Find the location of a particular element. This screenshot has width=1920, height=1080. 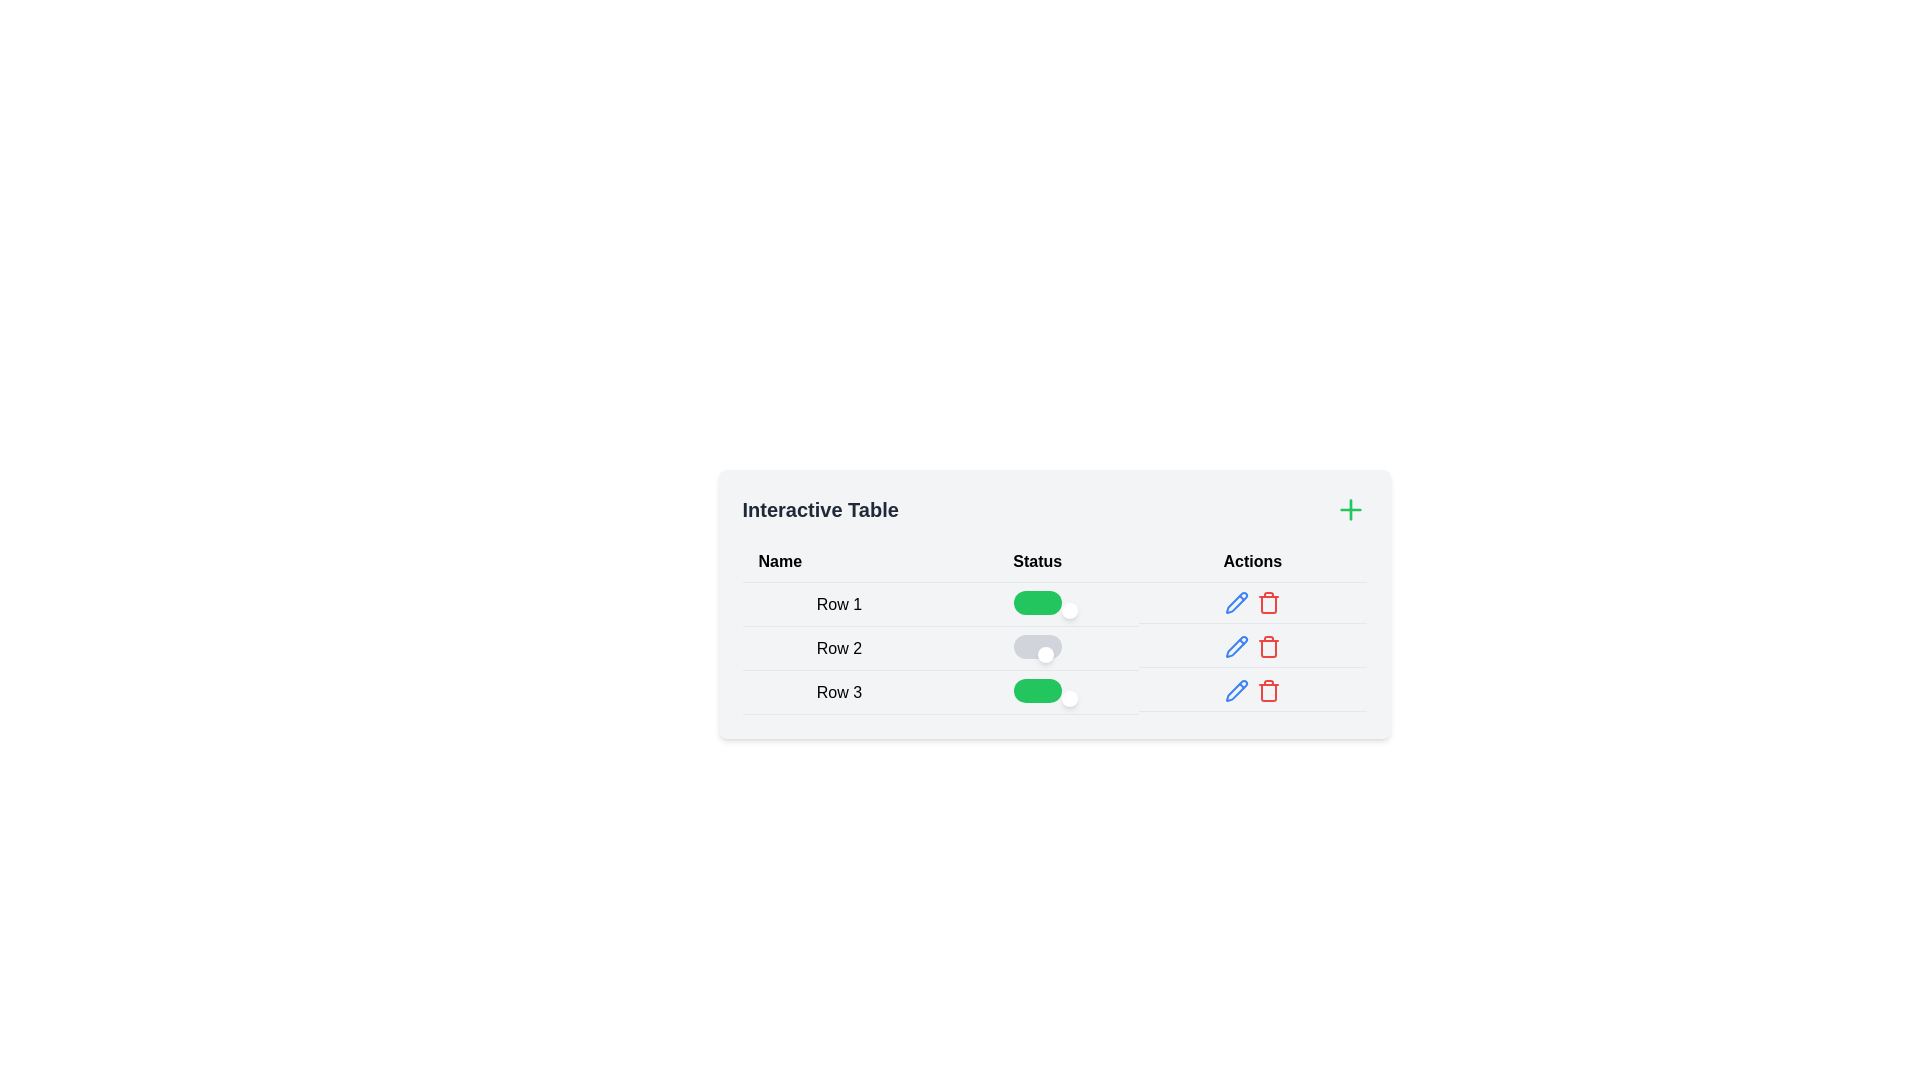

the Trash Bin Icon located in the rightmost column under the 'Actions' header in the third row of the table is located at coordinates (1267, 691).